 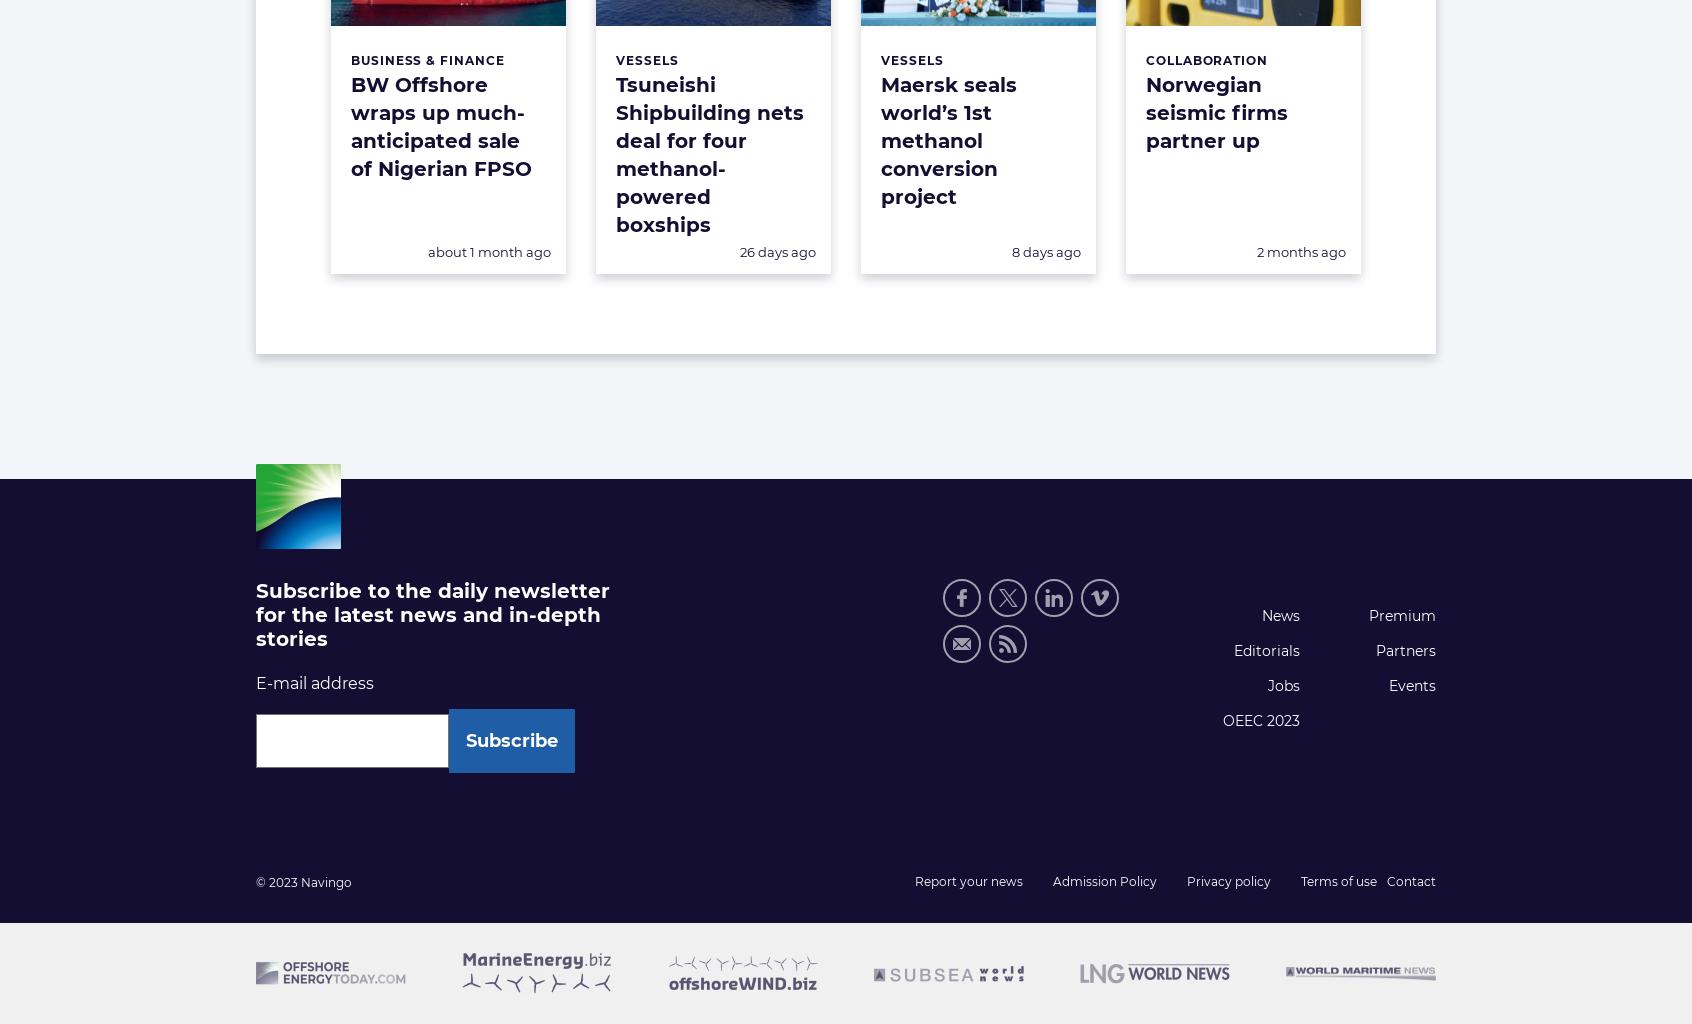 I want to click on 'Norwegian seismic firms partner up', so click(x=1217, y=113).